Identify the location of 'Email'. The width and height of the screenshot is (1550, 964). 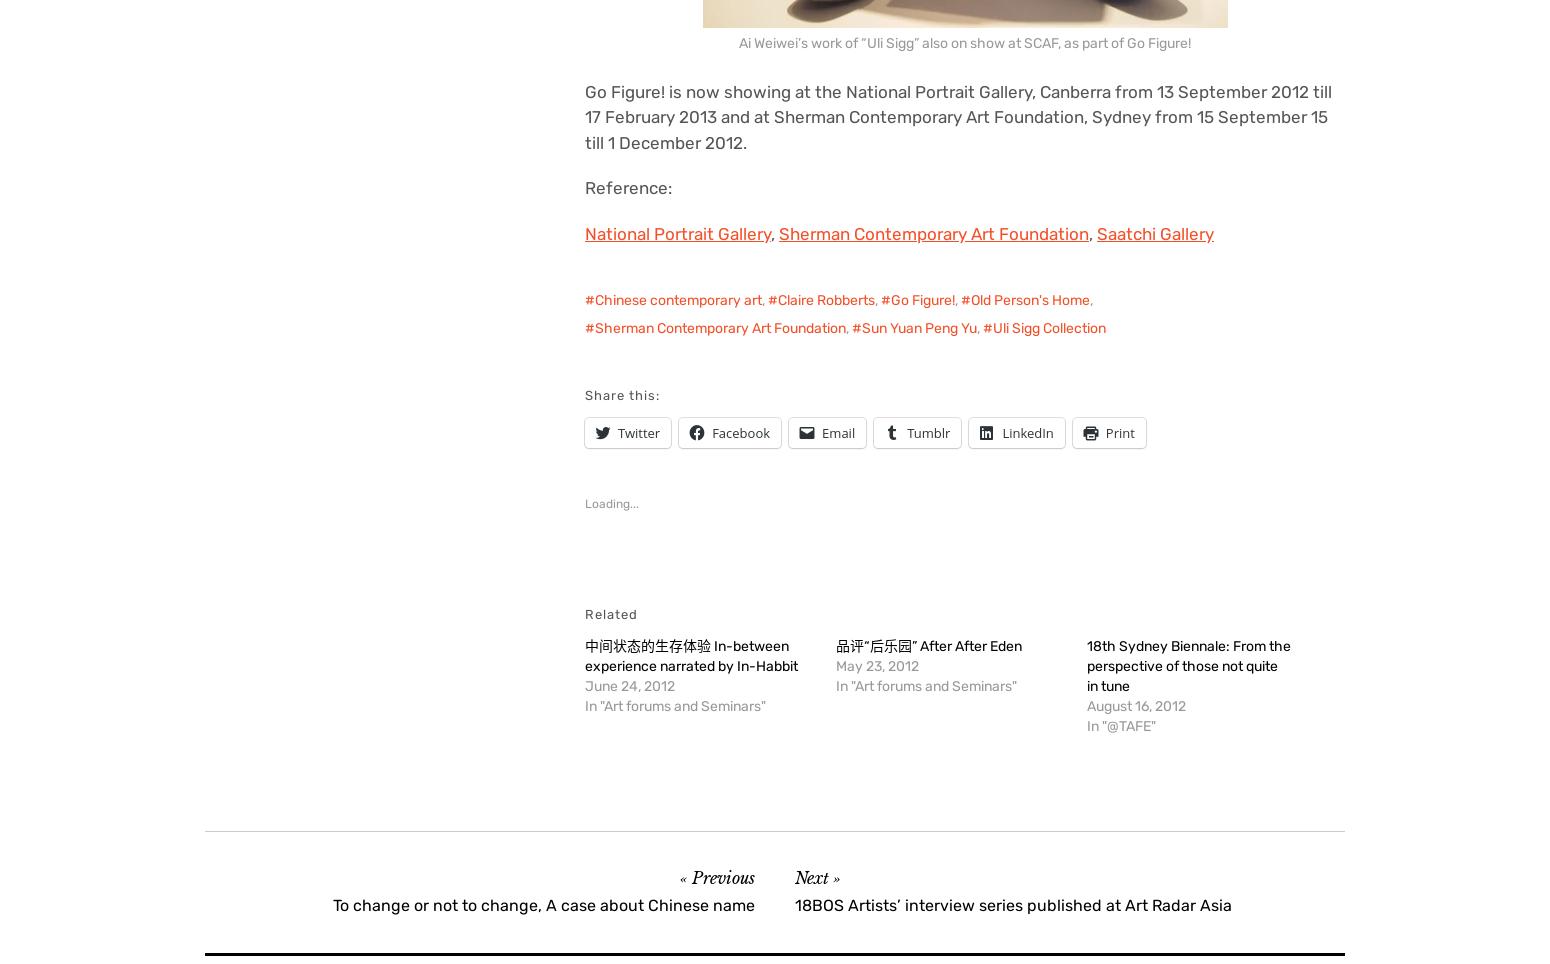
(837, 432).